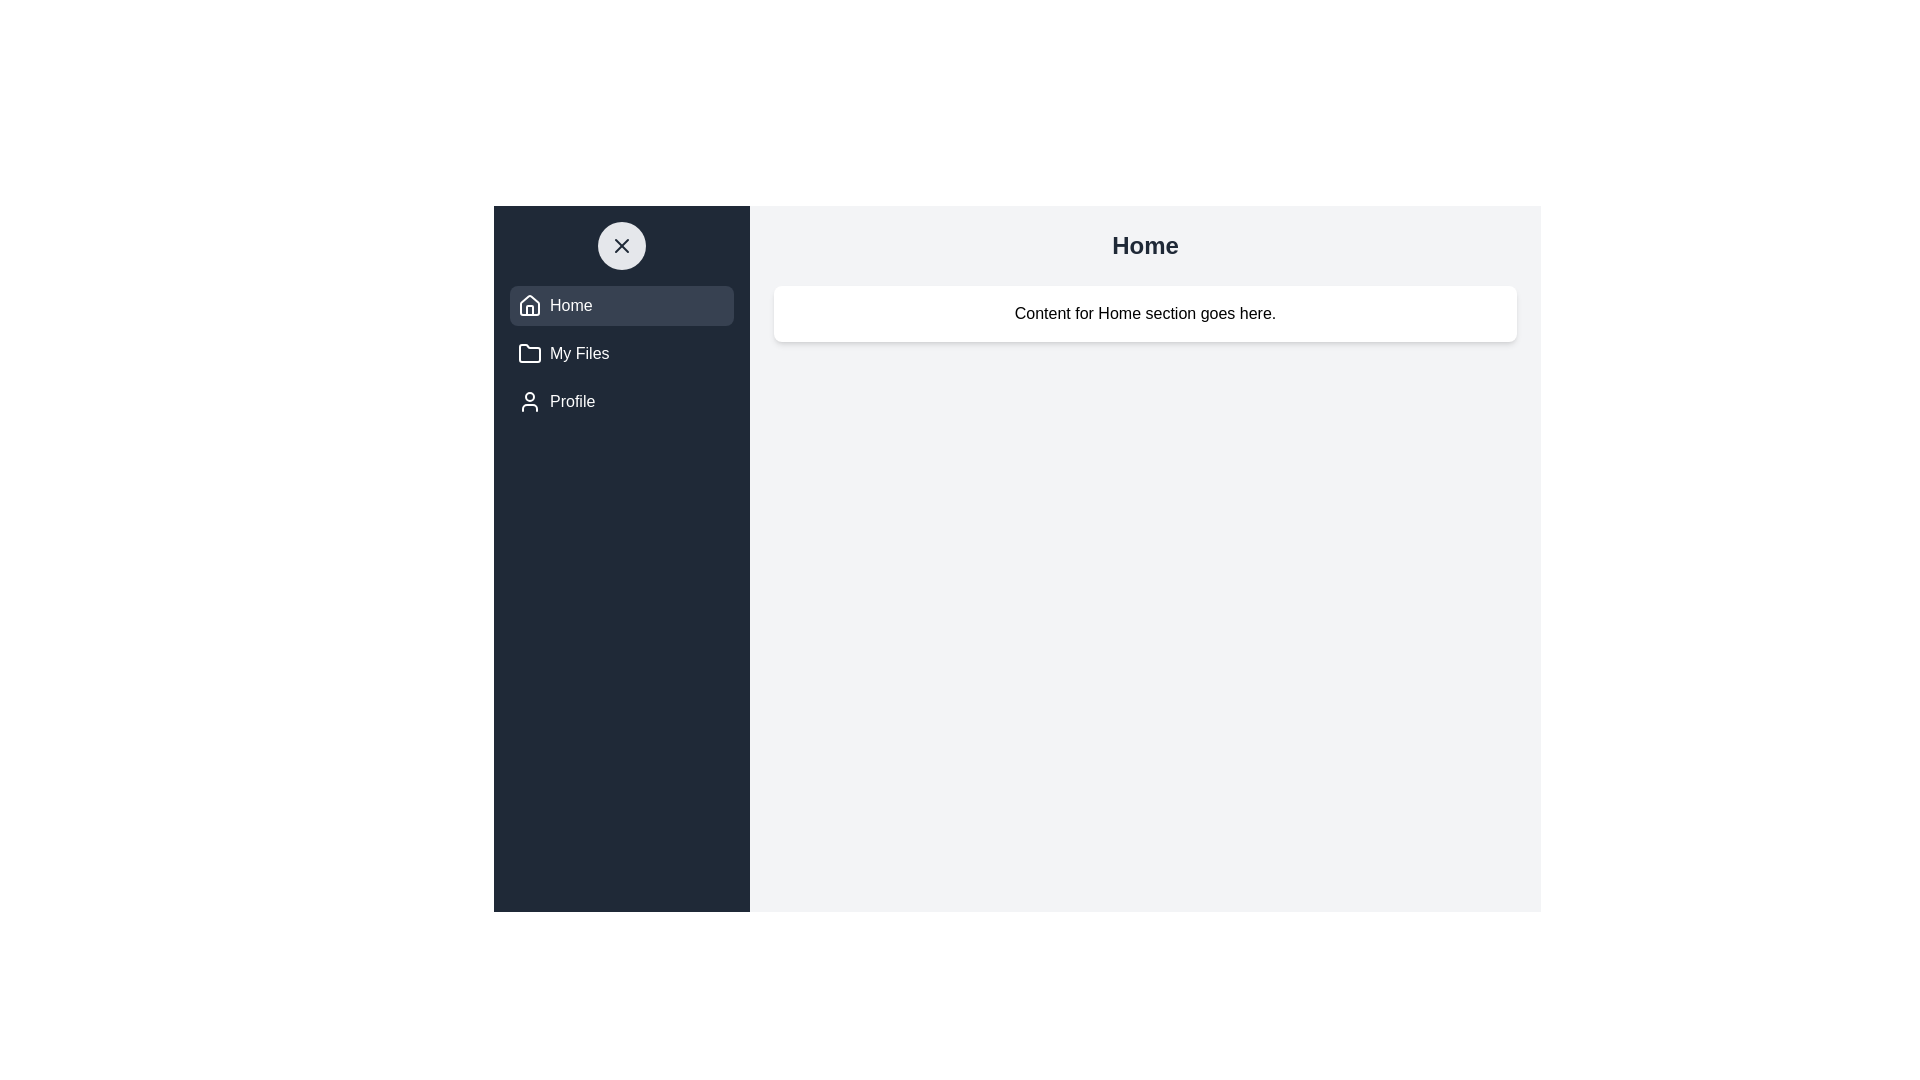 The image size is (1920, 1080). I want to click on the toggle button to open or close the drawer, so click(621, 245).